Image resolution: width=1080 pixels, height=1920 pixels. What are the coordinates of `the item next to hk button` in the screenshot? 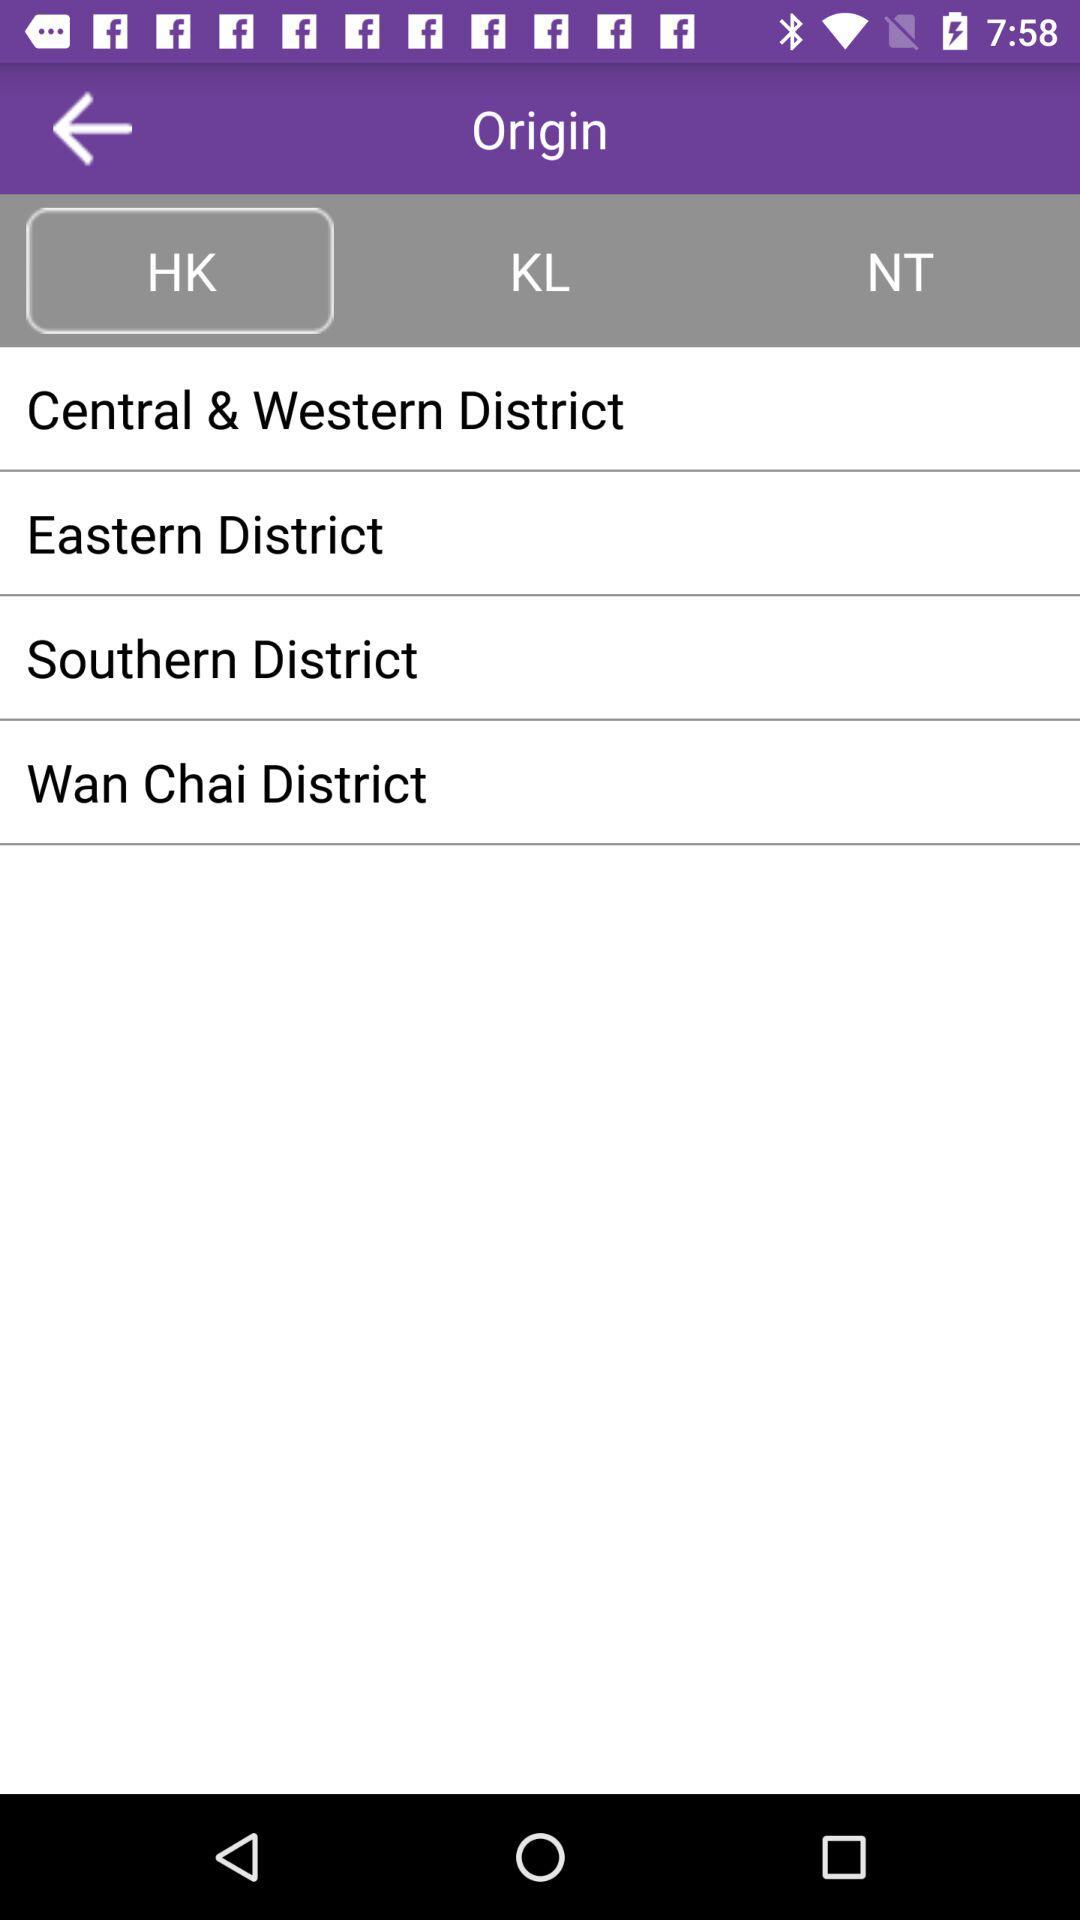 It's located at (540, 269).